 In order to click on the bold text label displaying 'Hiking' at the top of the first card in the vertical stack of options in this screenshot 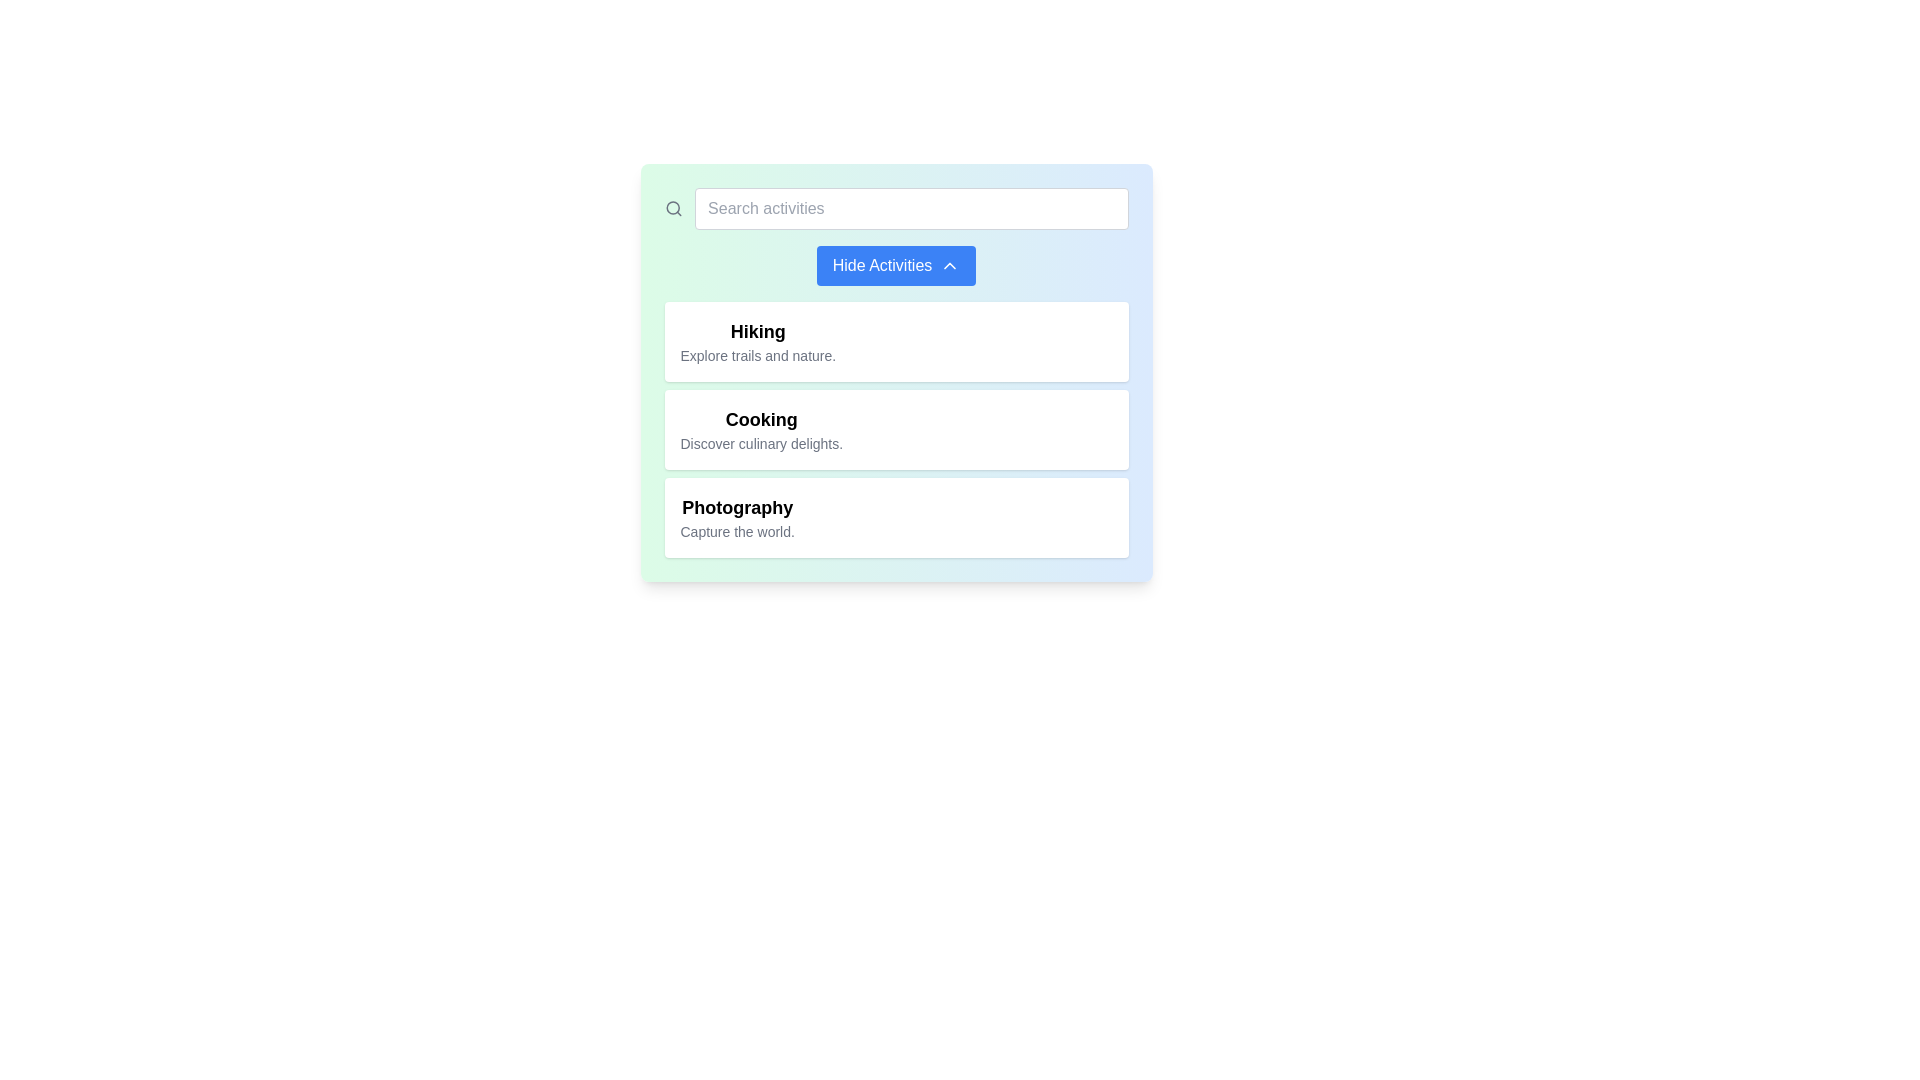, I will do `click(757, 330)`.